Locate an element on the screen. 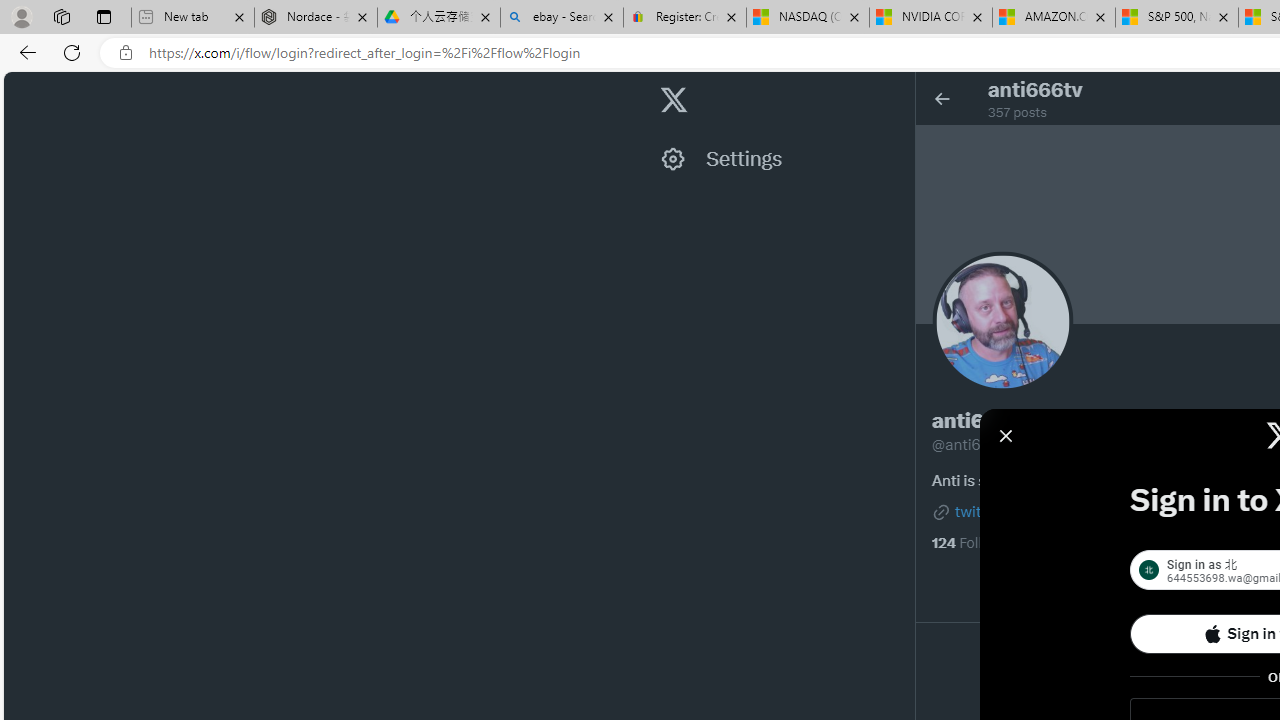 The width and height of the screenshot is (1280, 720). 'New tab - Sleeping' is located at coordinates (192, 17).